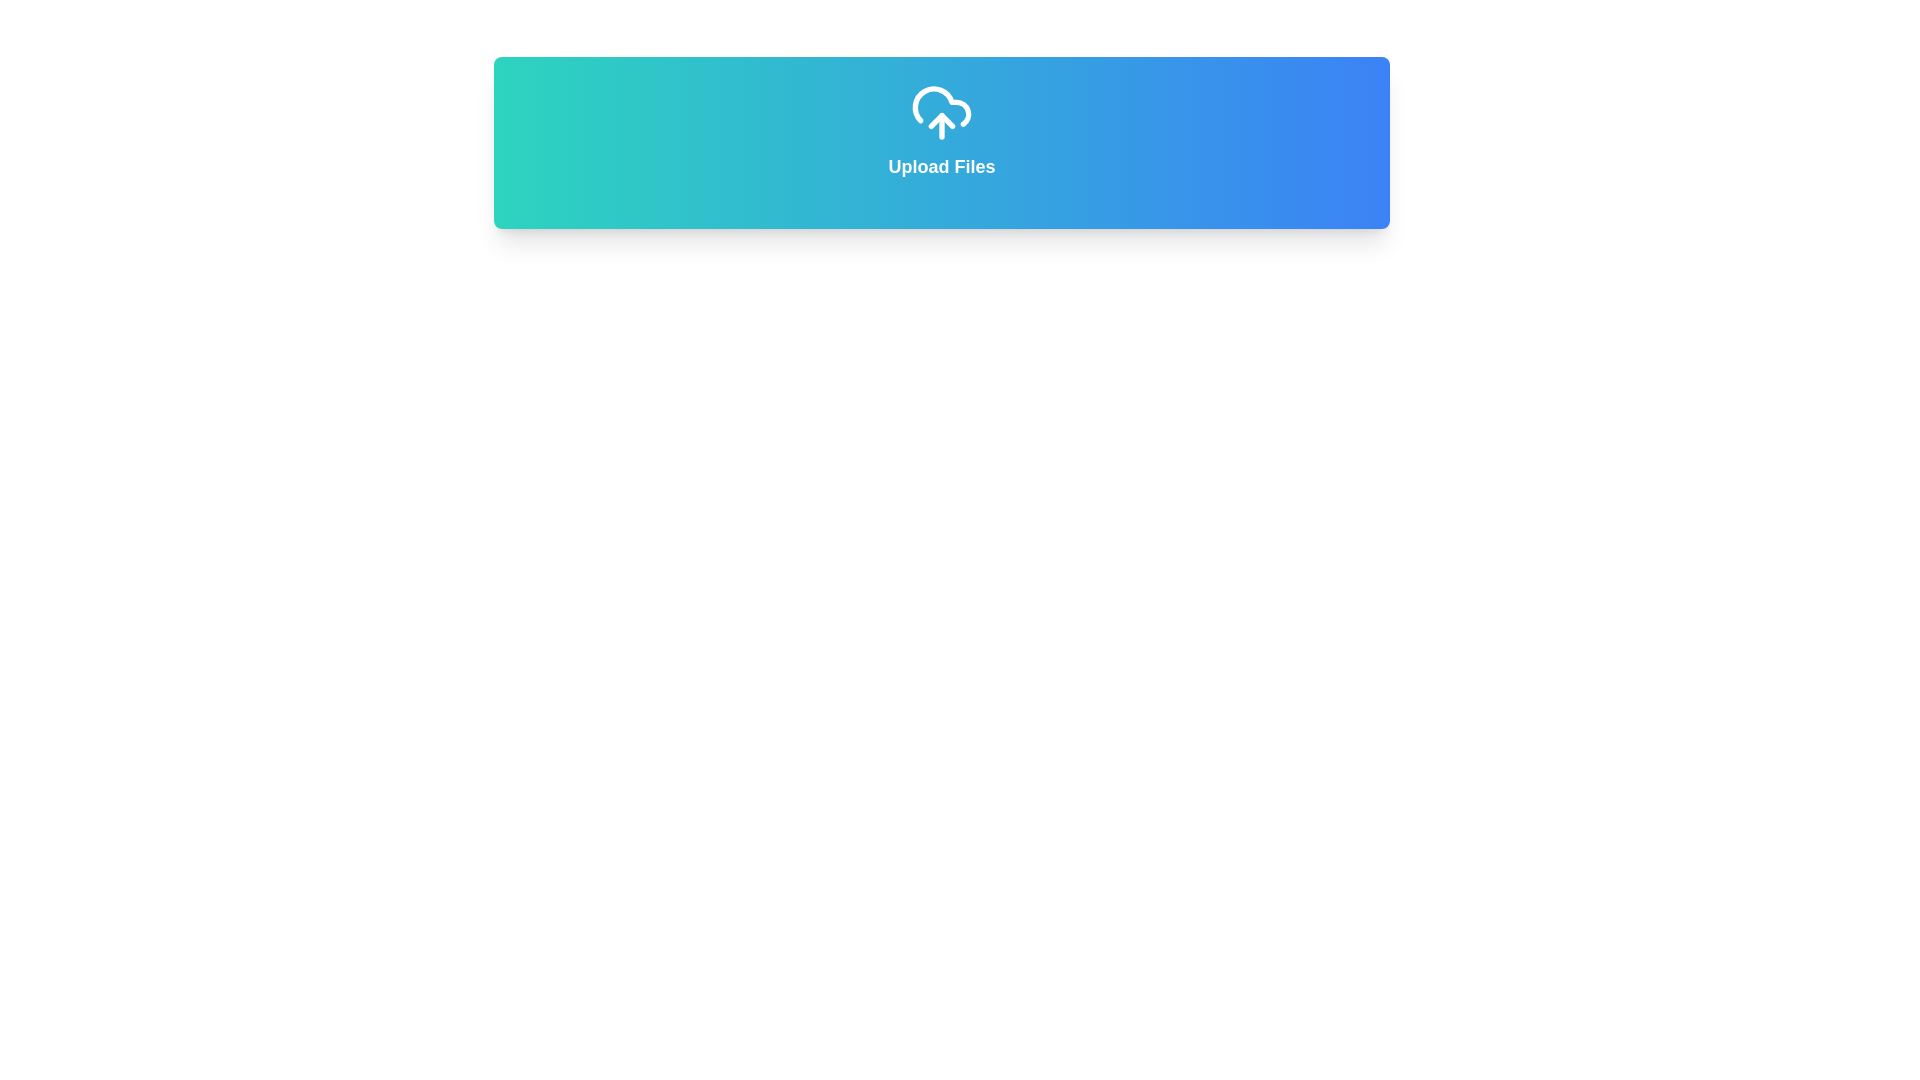  What do you see at coordinates (940, 120) in the screenshot?
I see `the small upward-pointing arrow-shaped icon, which is white or light-colored, located at the bottom center of a larger cloud-shaped icon` at bounding box center [940, 120].